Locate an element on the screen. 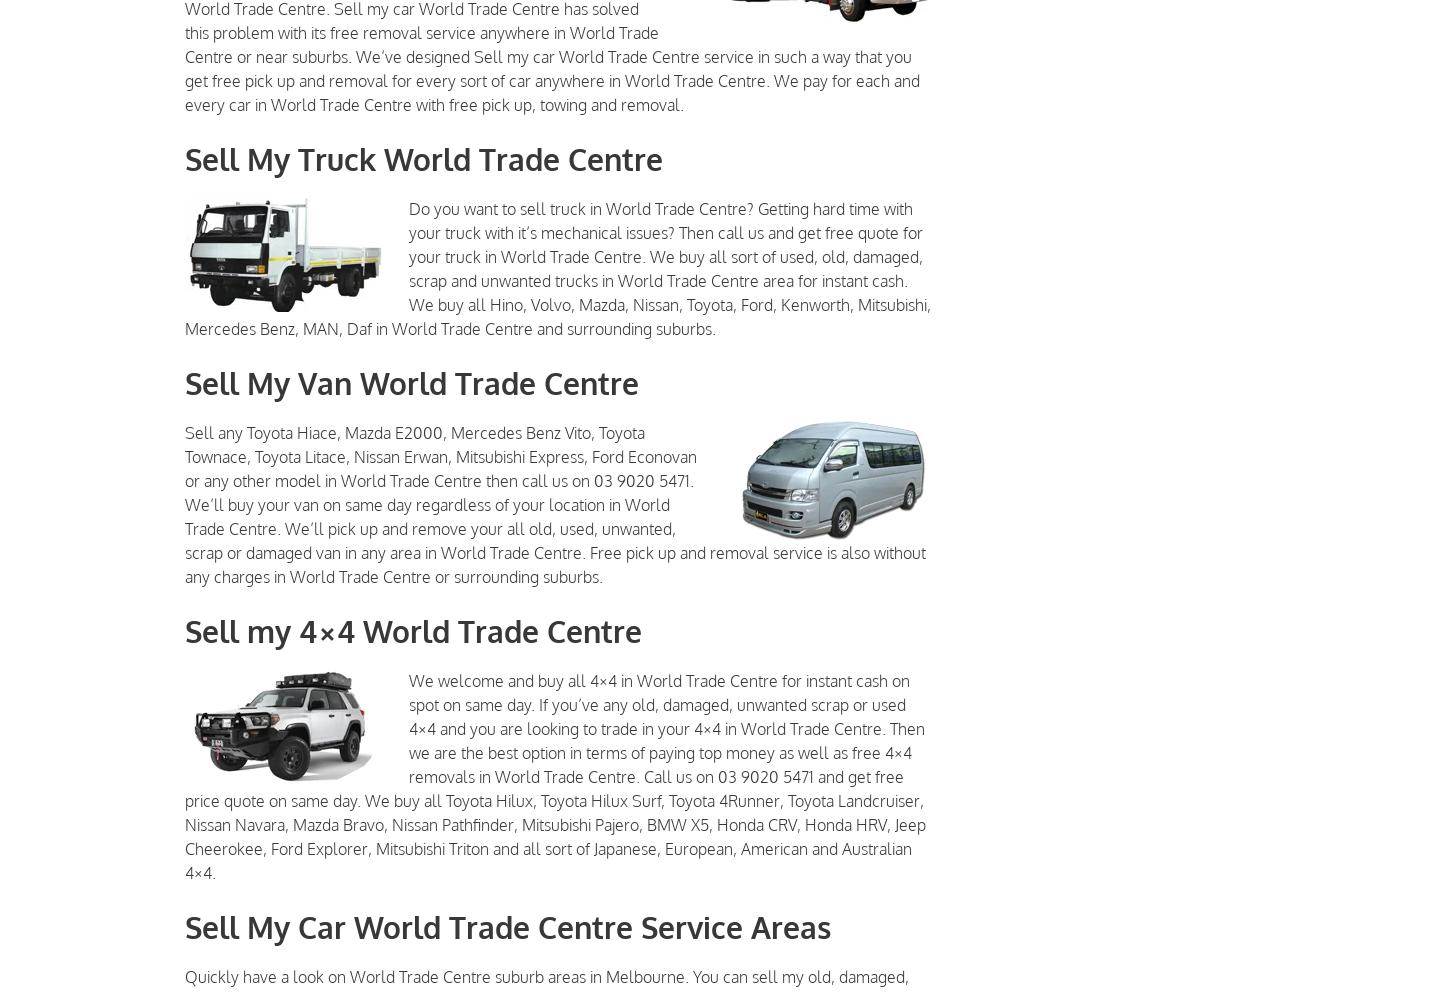  'CRV, Honda HRV, Jeep Cheerokee, Ford Explorer, Mitsubishi Triton and all sort of Japanese, European, American and Australian 4×4.' is located at coordinates (555, 847).